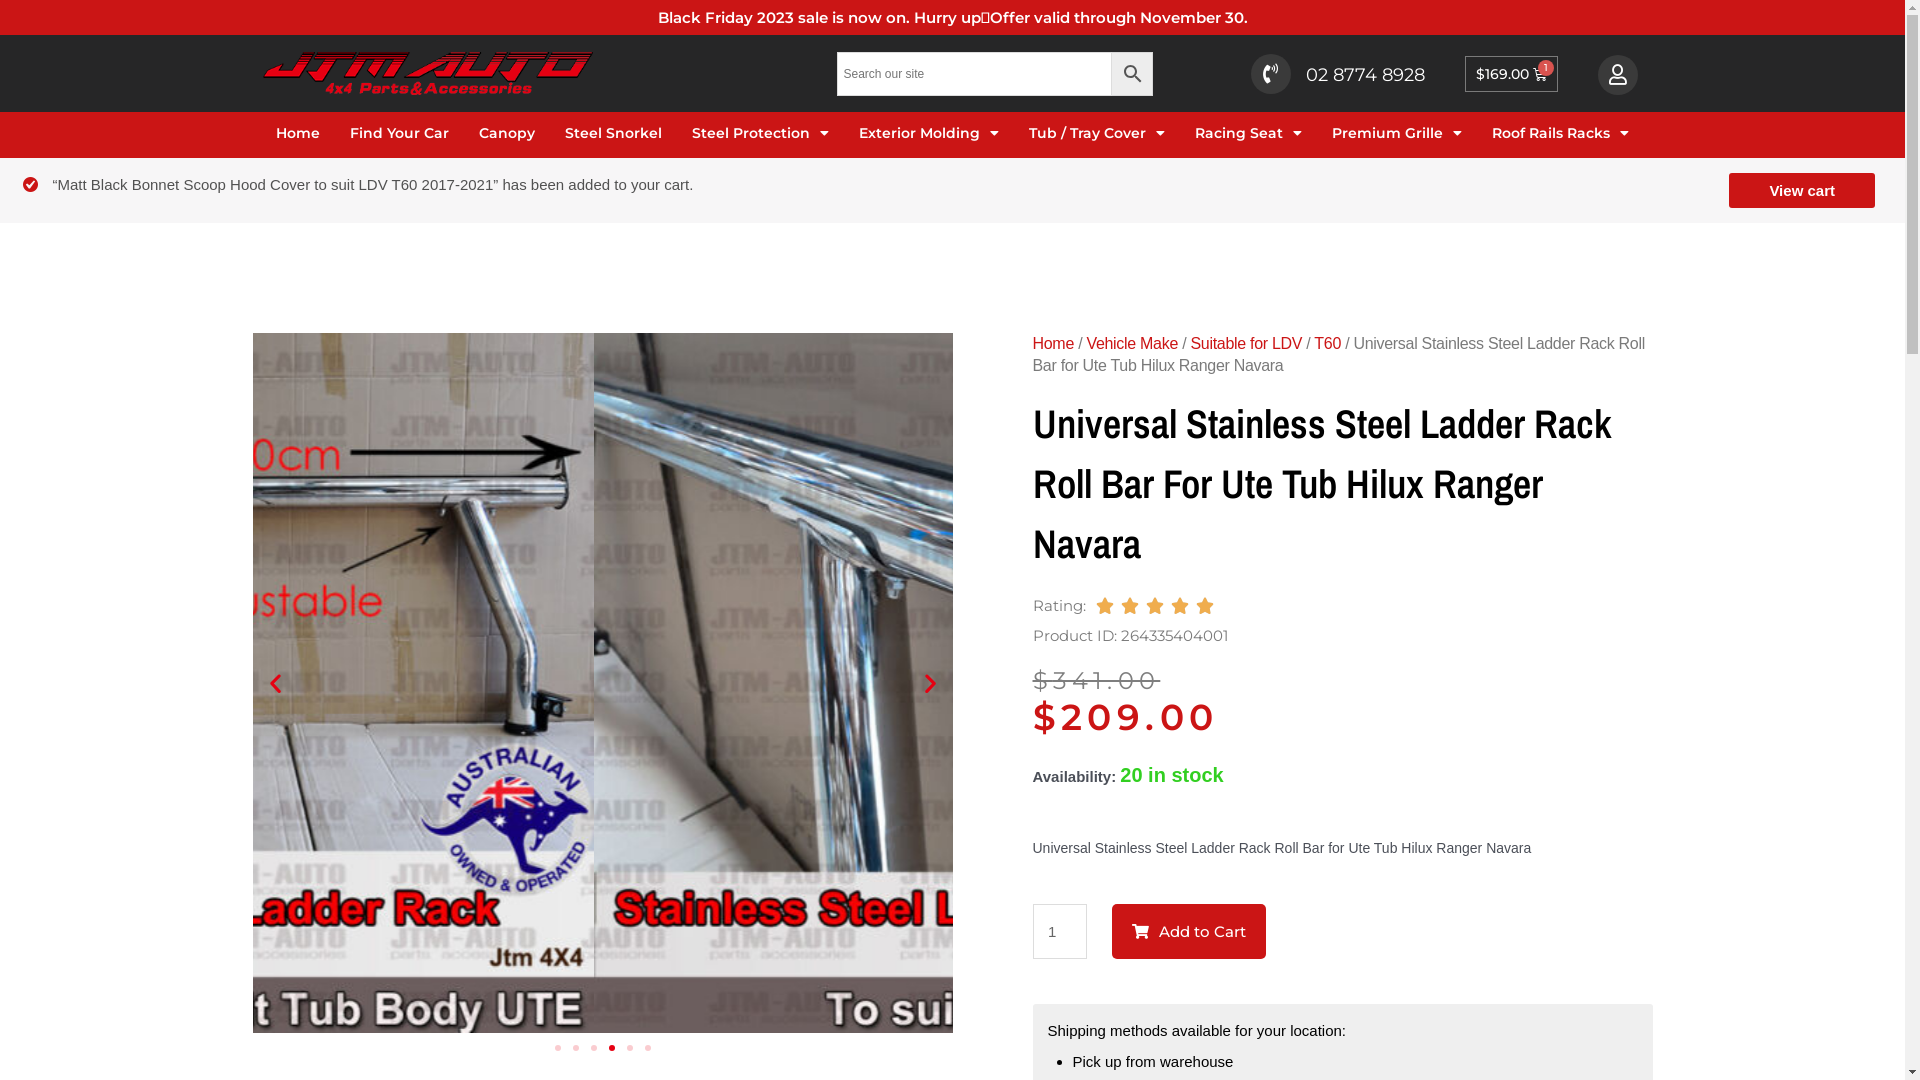  I want to click on 'Steel Protection', so click(759, 133).